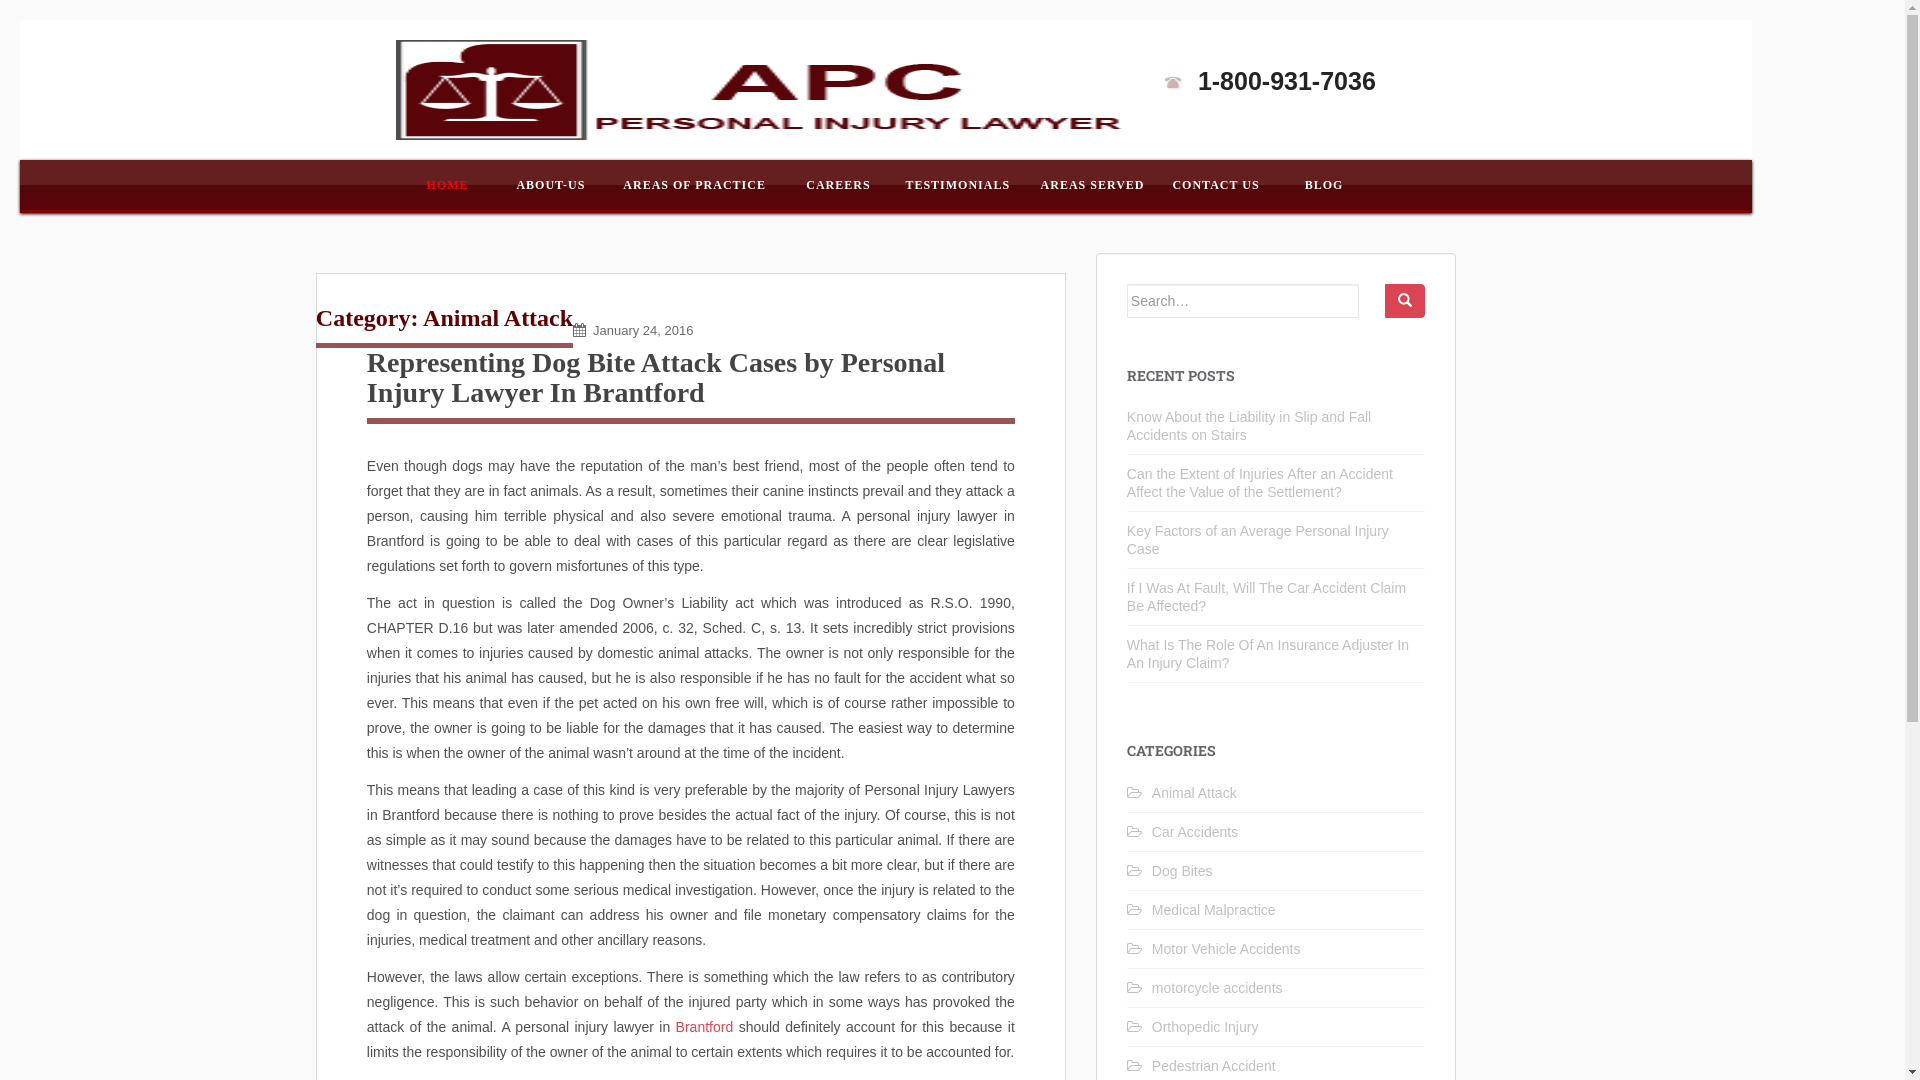 The width and height of the screenshot is (1920, 1080). I want to click on 'TESTIMONIALS', so click(956, 185).